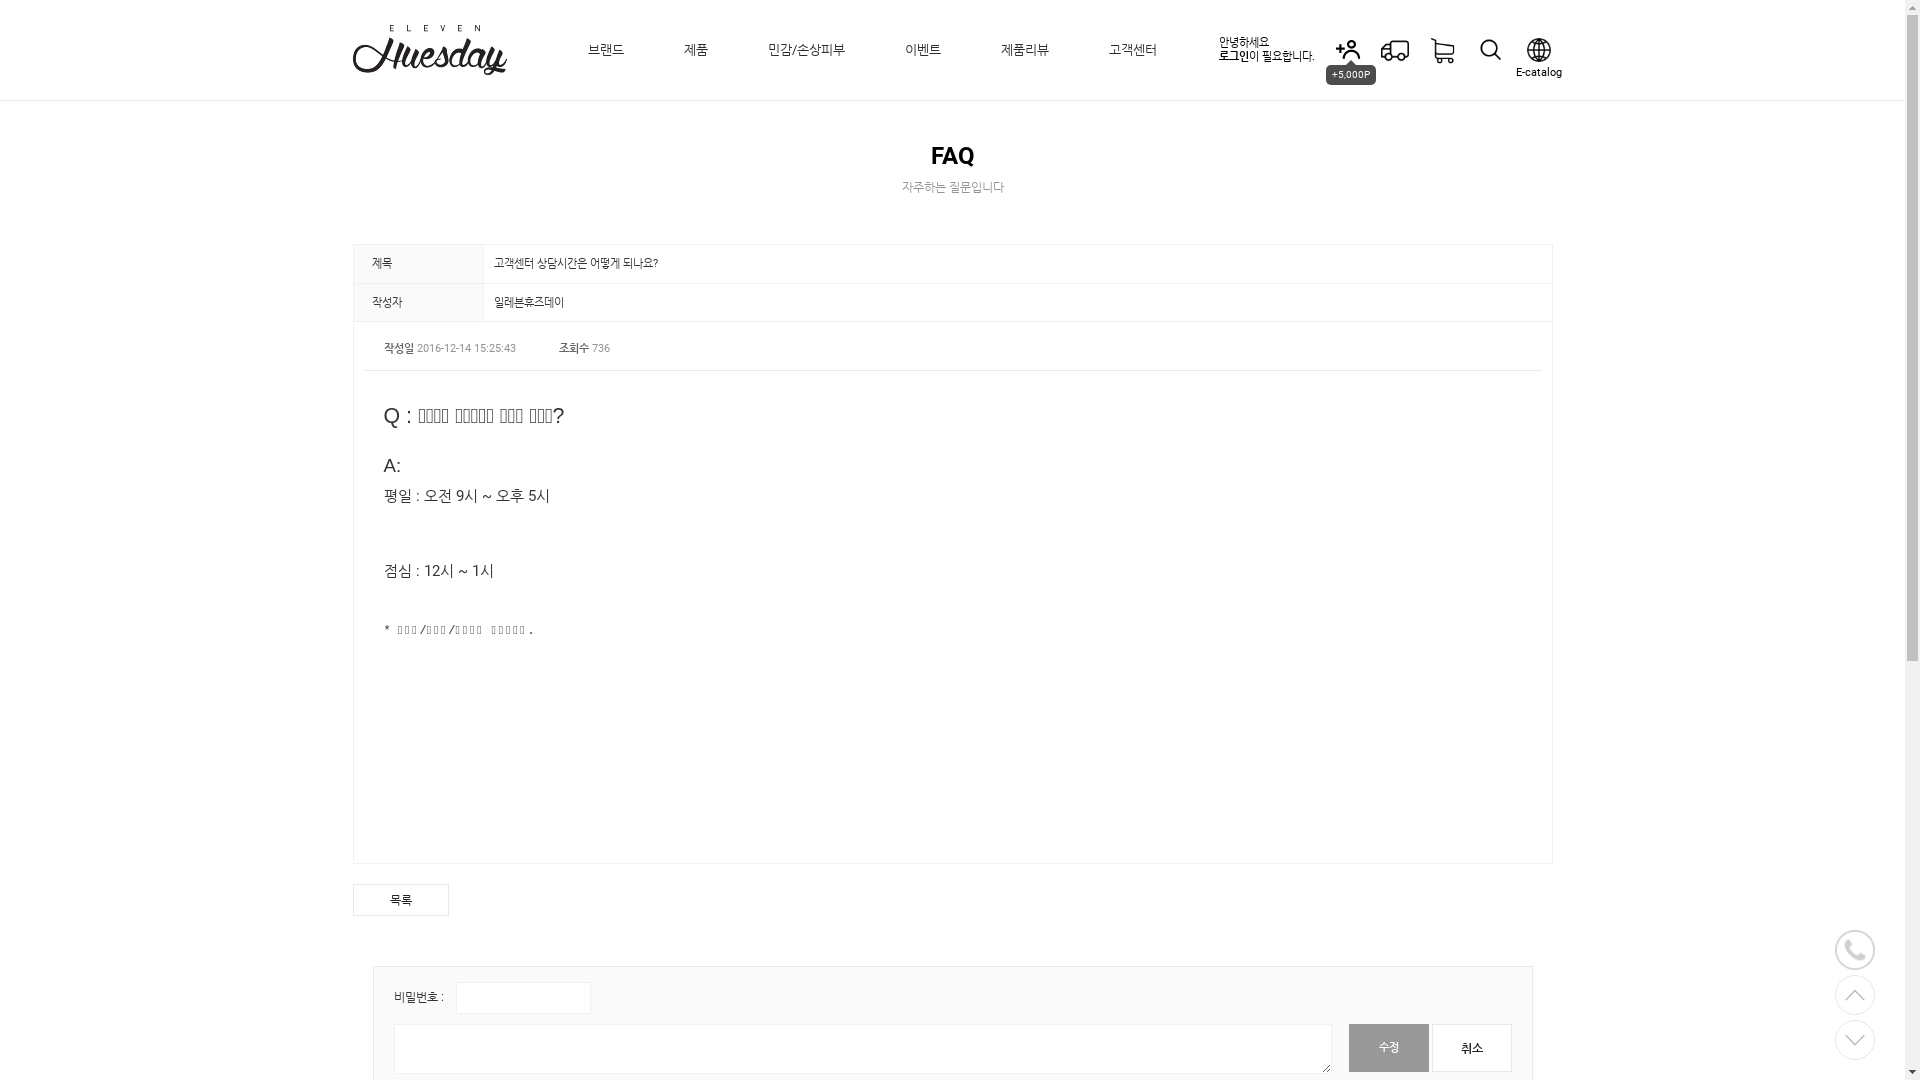 The width and height of the screenshot is (1920, 1080). Describe the element at coordinates (1536, 49) in the screenshot. I see `'E-catalog'` at that location.